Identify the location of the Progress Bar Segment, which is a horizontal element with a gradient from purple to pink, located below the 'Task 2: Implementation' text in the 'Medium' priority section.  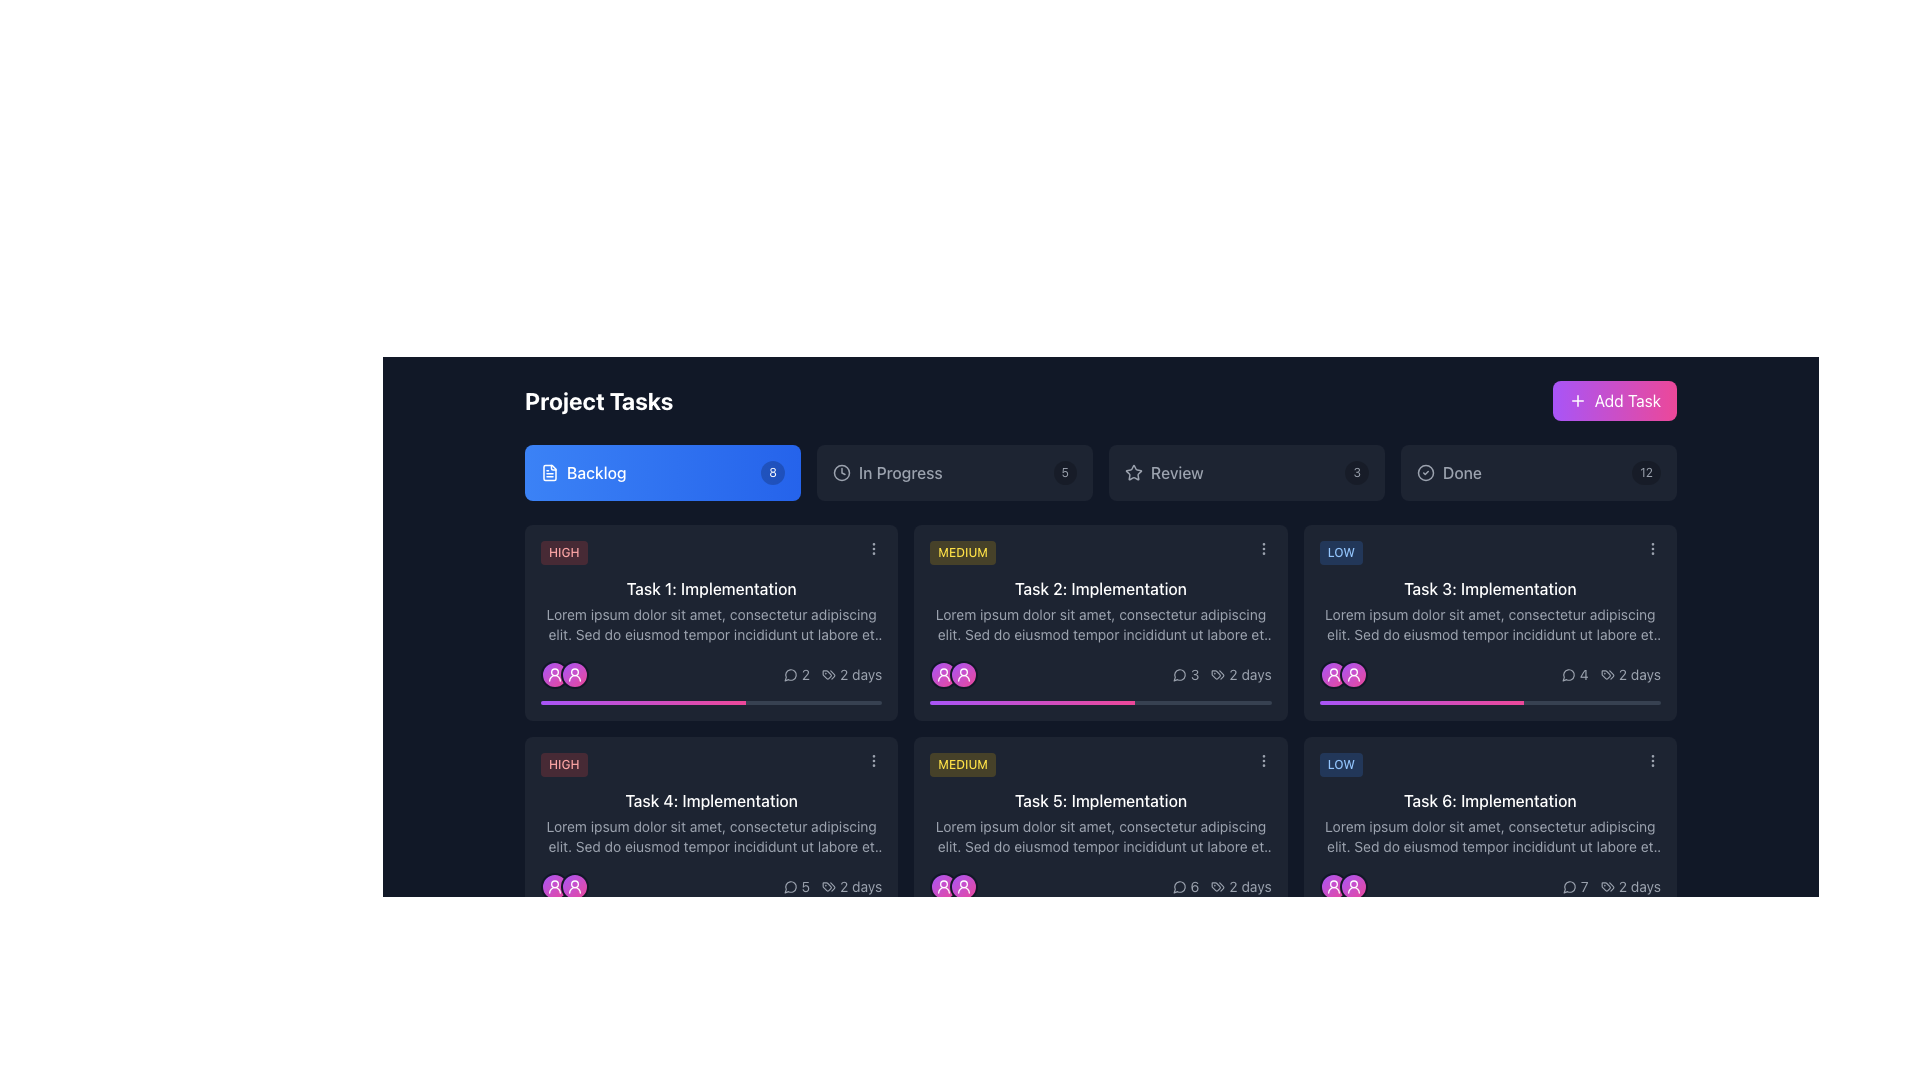
(1032, 701).